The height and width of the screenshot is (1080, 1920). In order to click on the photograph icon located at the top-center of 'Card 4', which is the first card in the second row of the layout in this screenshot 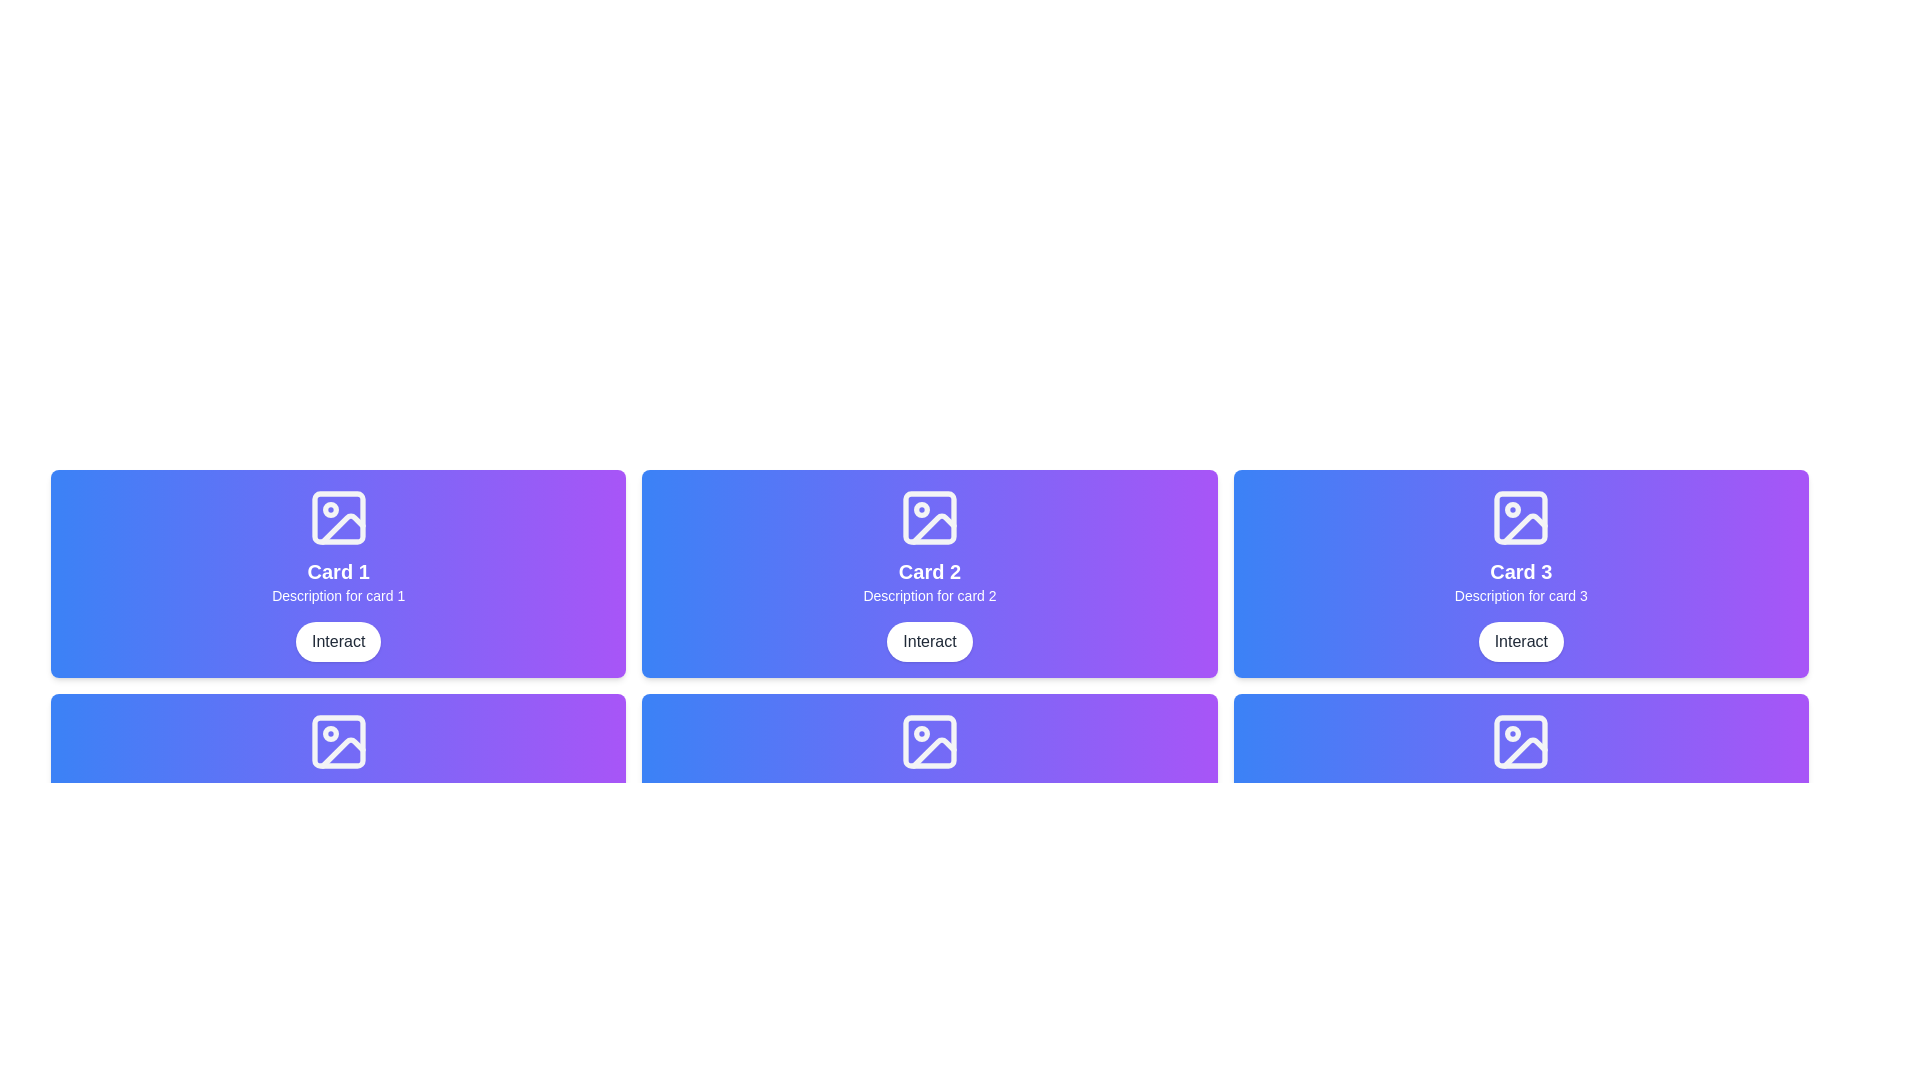, I will do `click(338, 741)`.